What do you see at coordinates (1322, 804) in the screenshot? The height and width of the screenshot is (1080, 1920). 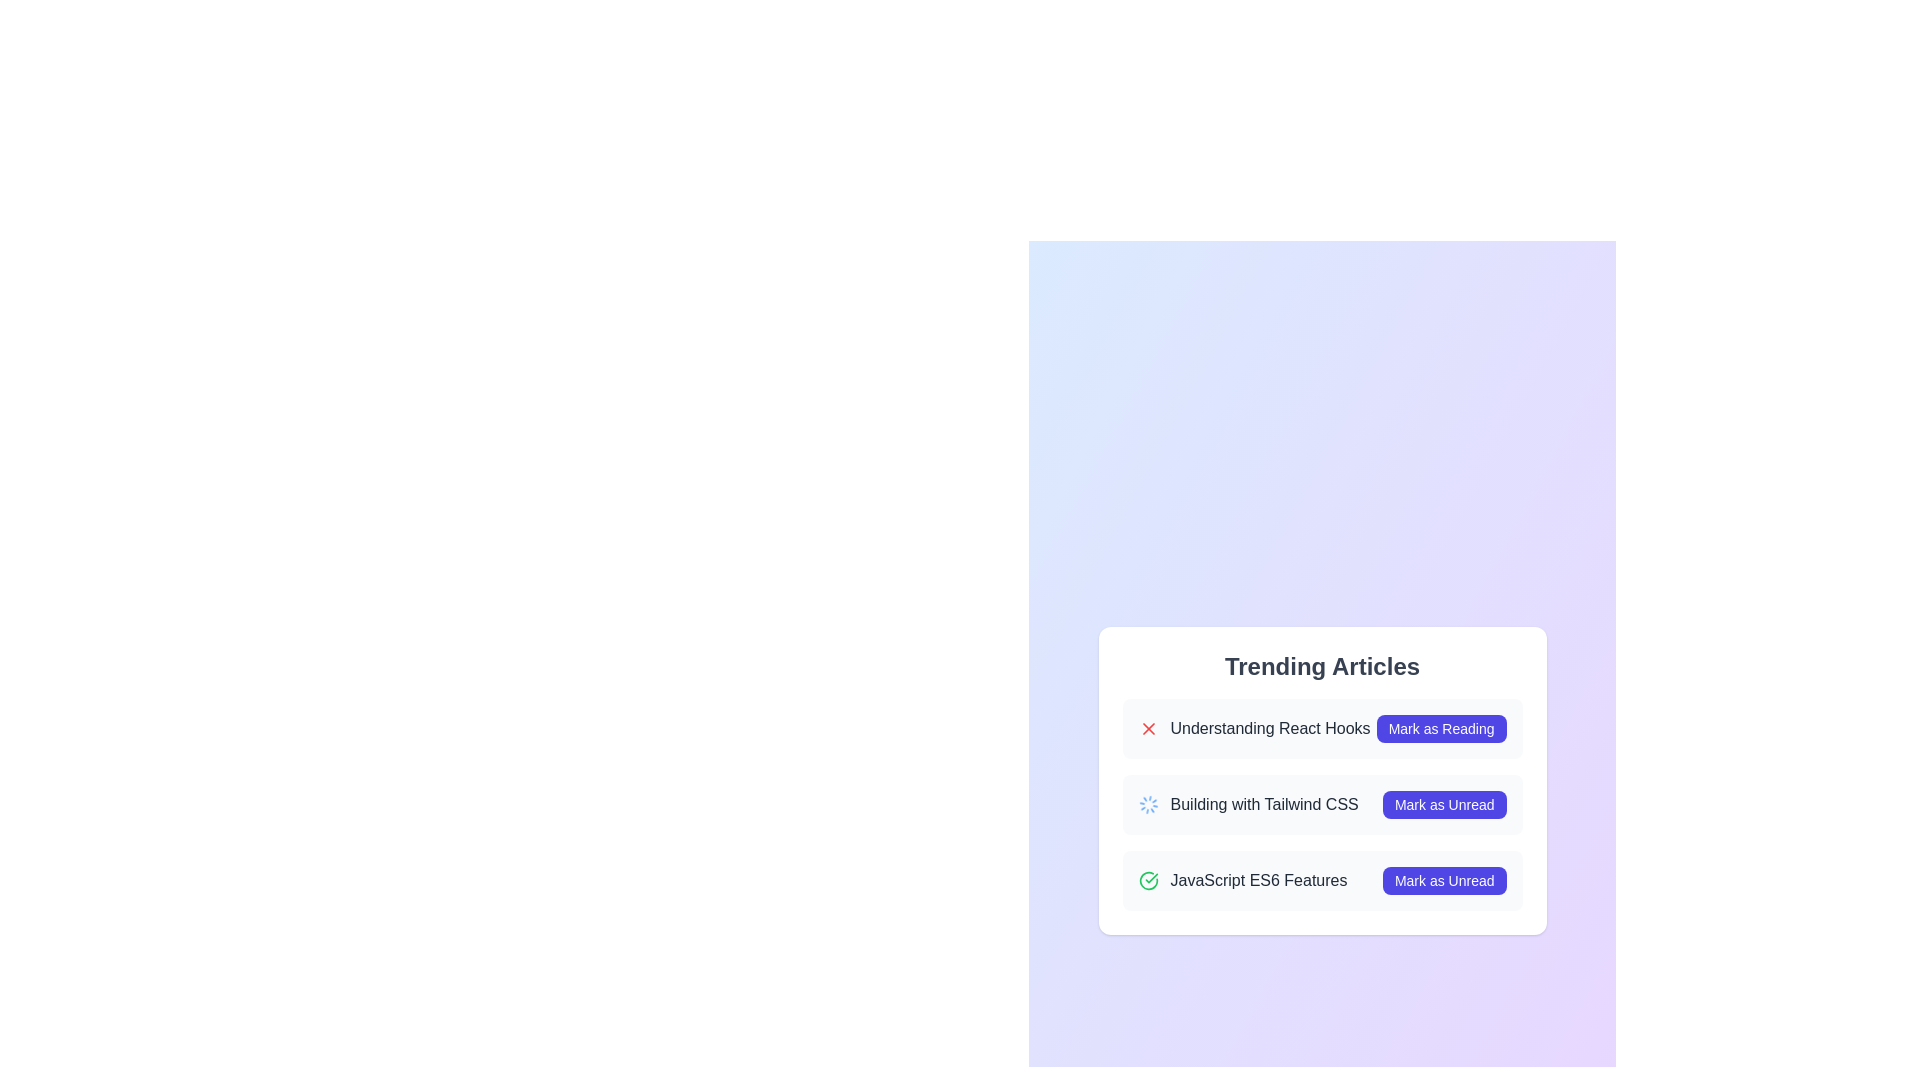 I see `the spinner animation of the second list item titled 'Building with Tailwind CSS' in the 'Trending Articles' section, which indicates an ongoing process` at bounding box center [1322, 804].